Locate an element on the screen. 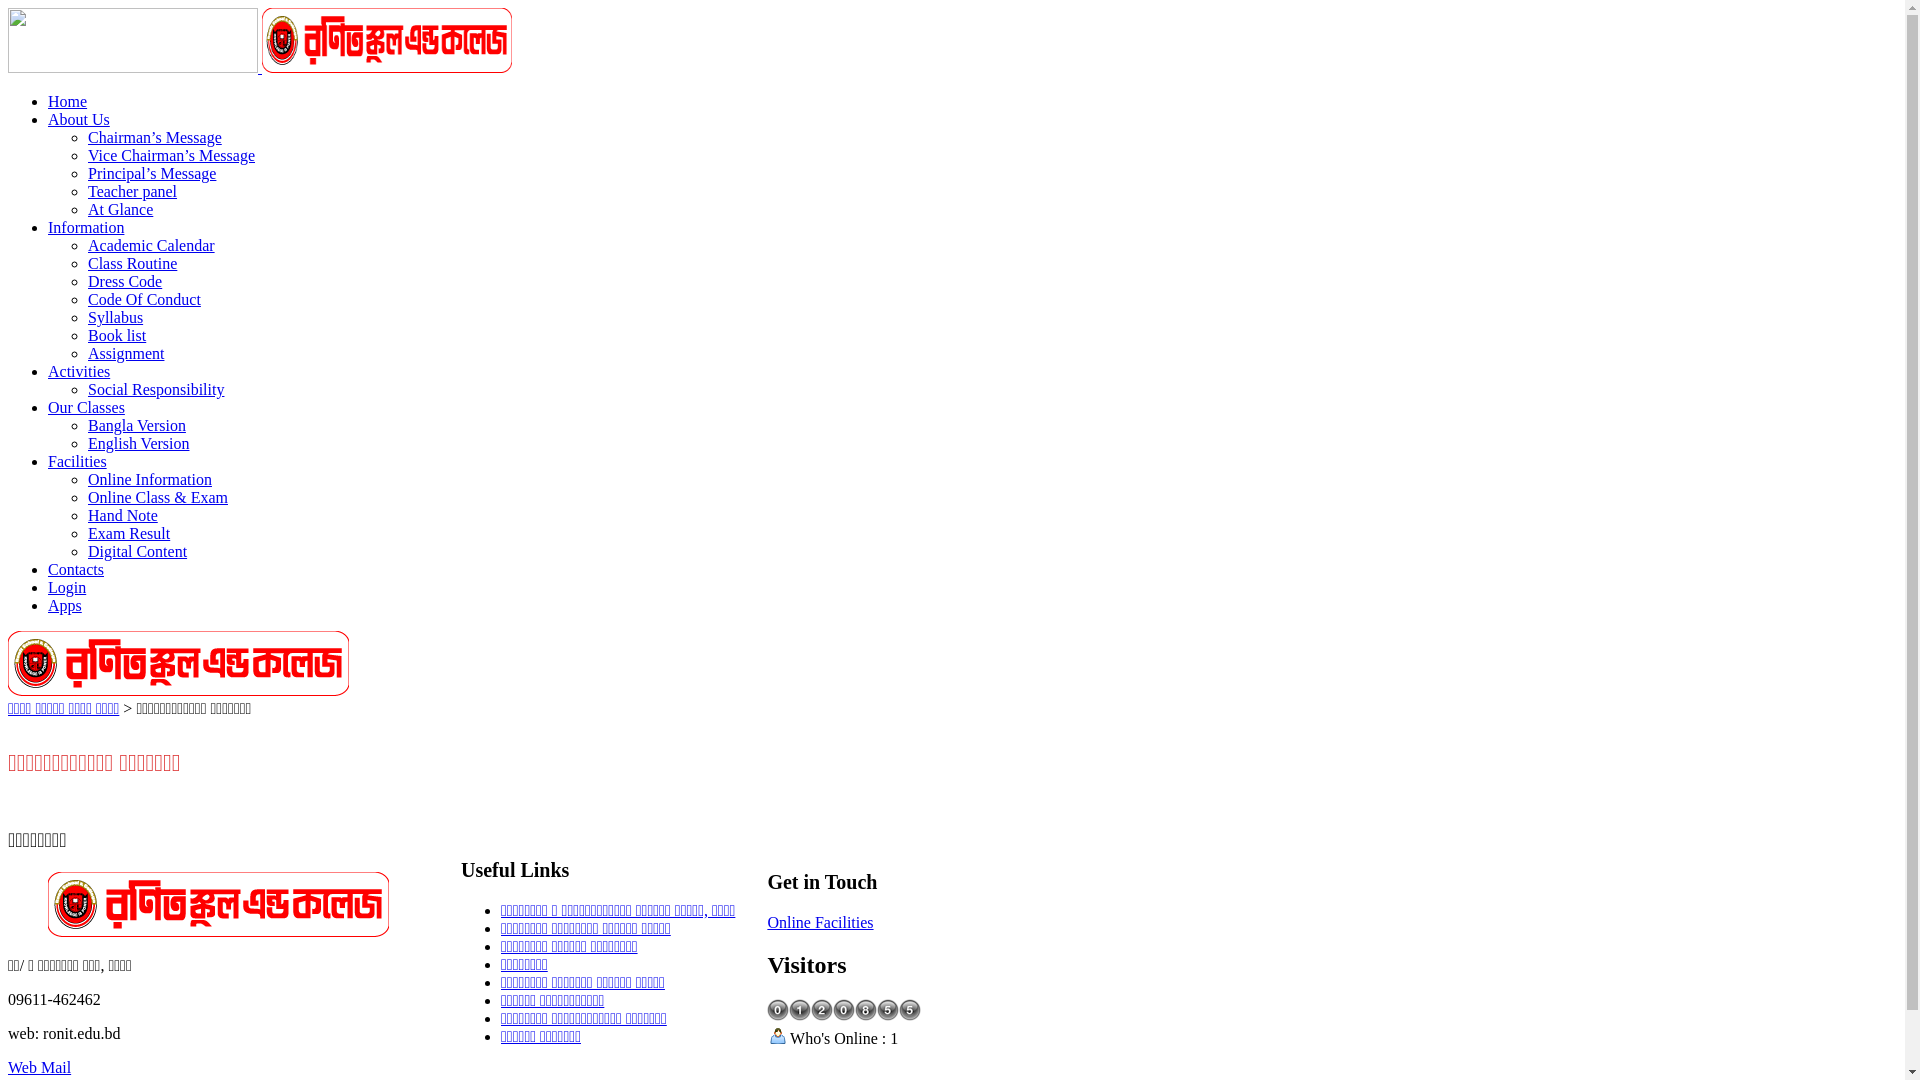  'At Glance' is located at coordinates (119, 209).